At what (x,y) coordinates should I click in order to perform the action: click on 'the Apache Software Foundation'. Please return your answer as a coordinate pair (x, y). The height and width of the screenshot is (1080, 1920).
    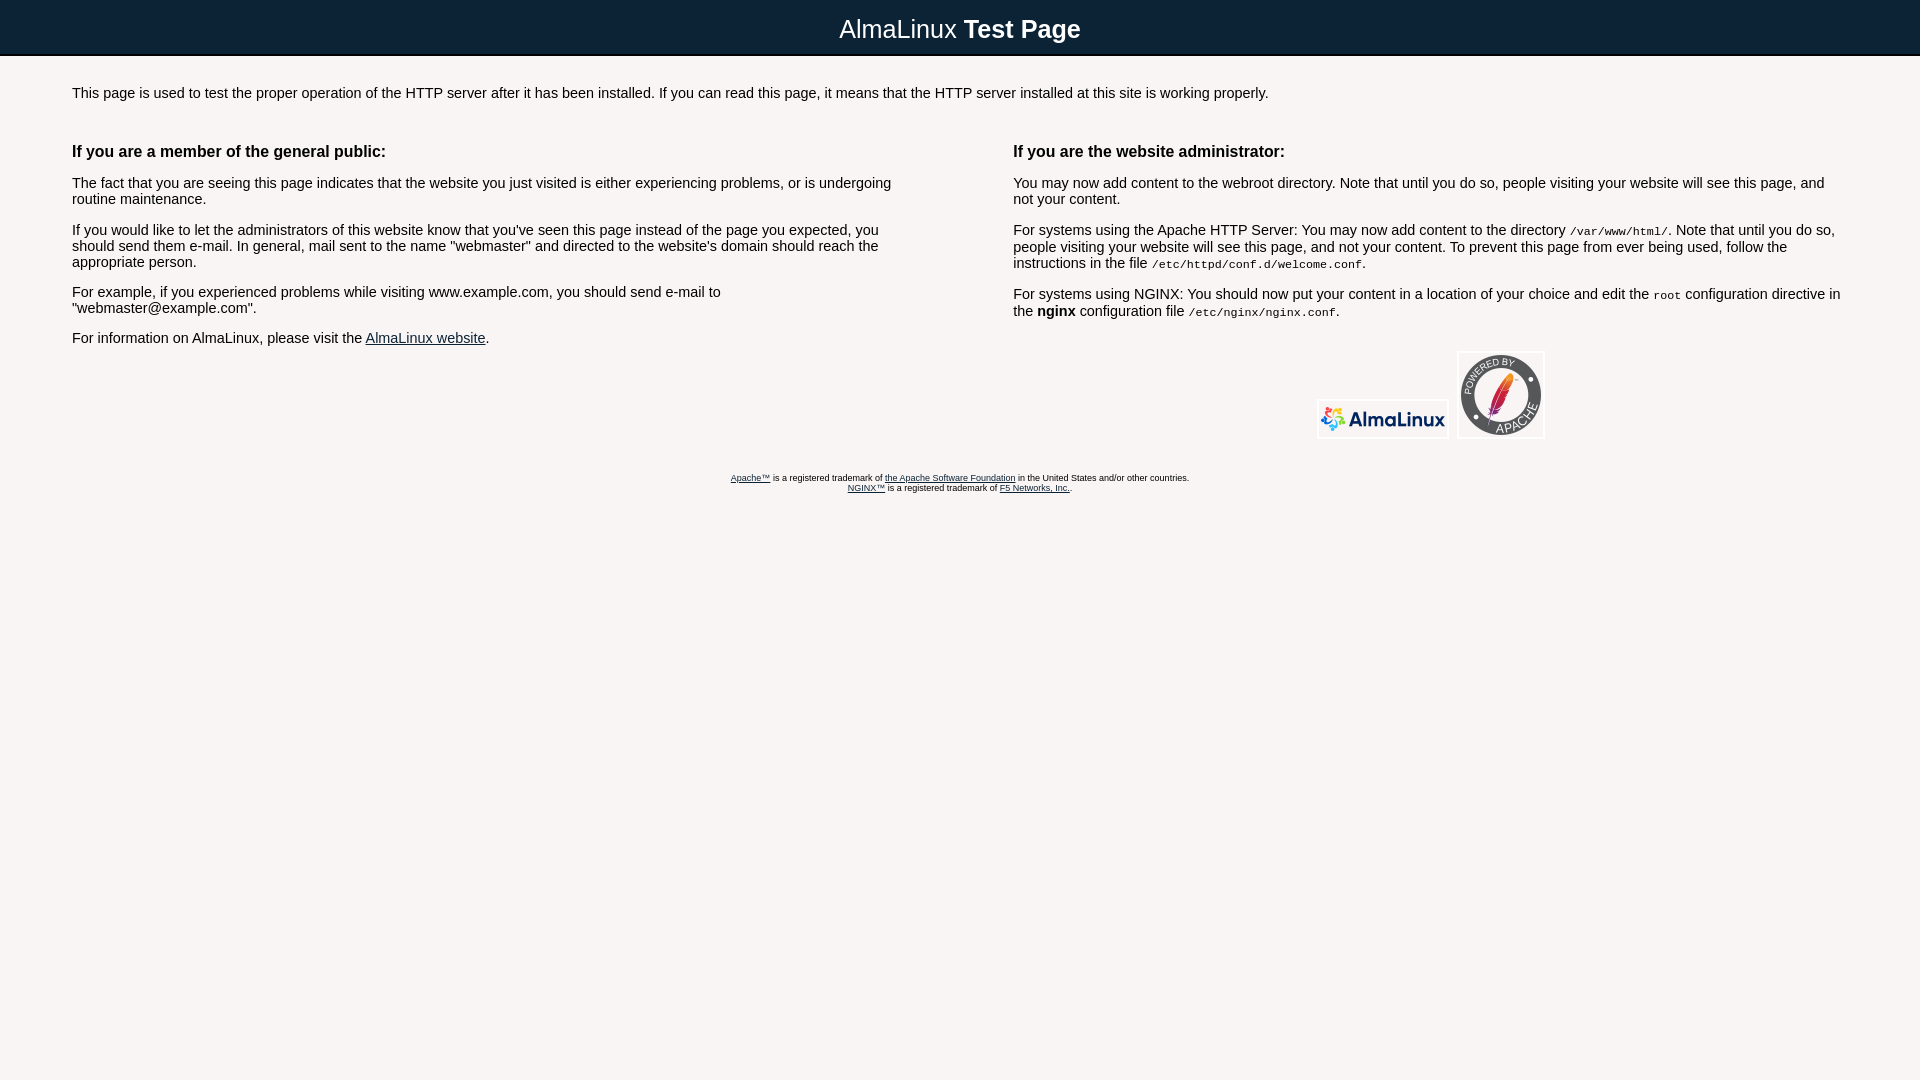
    Looking at the image, I should click on (949, 478).